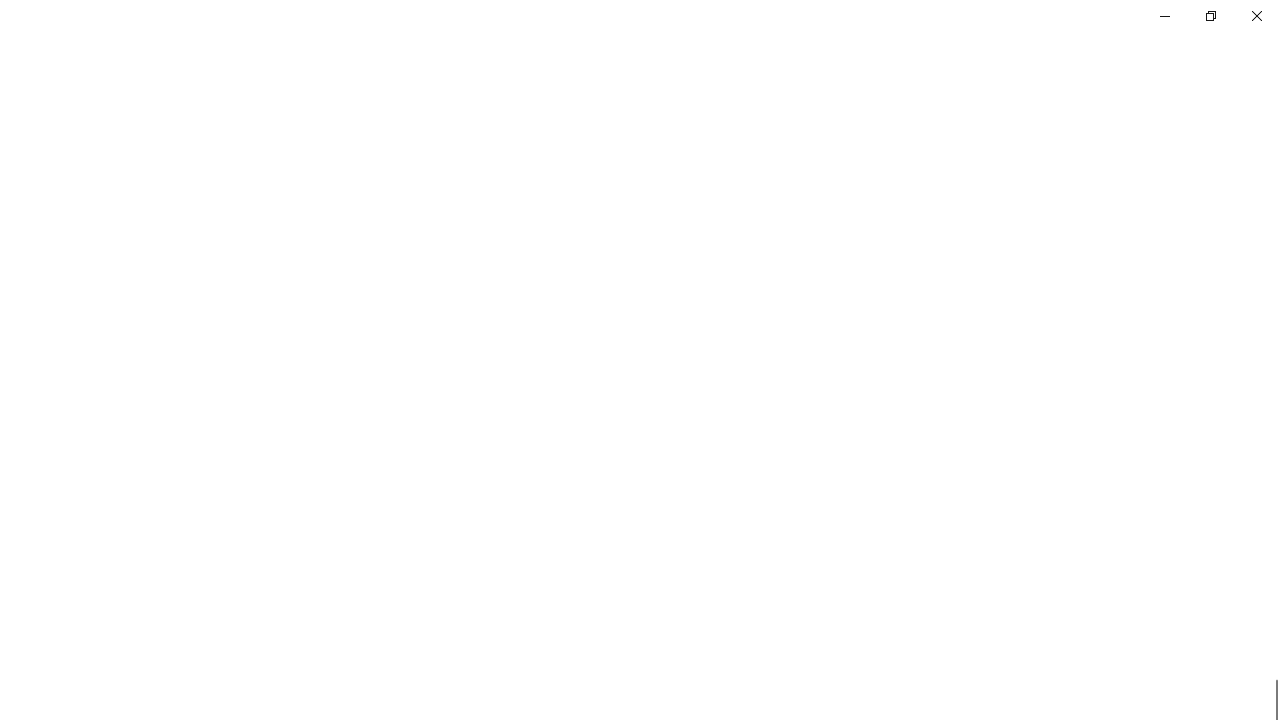 This screenshot has width=1280, height=720. I want to click on 'Restore Settings', so click(1209, 15).